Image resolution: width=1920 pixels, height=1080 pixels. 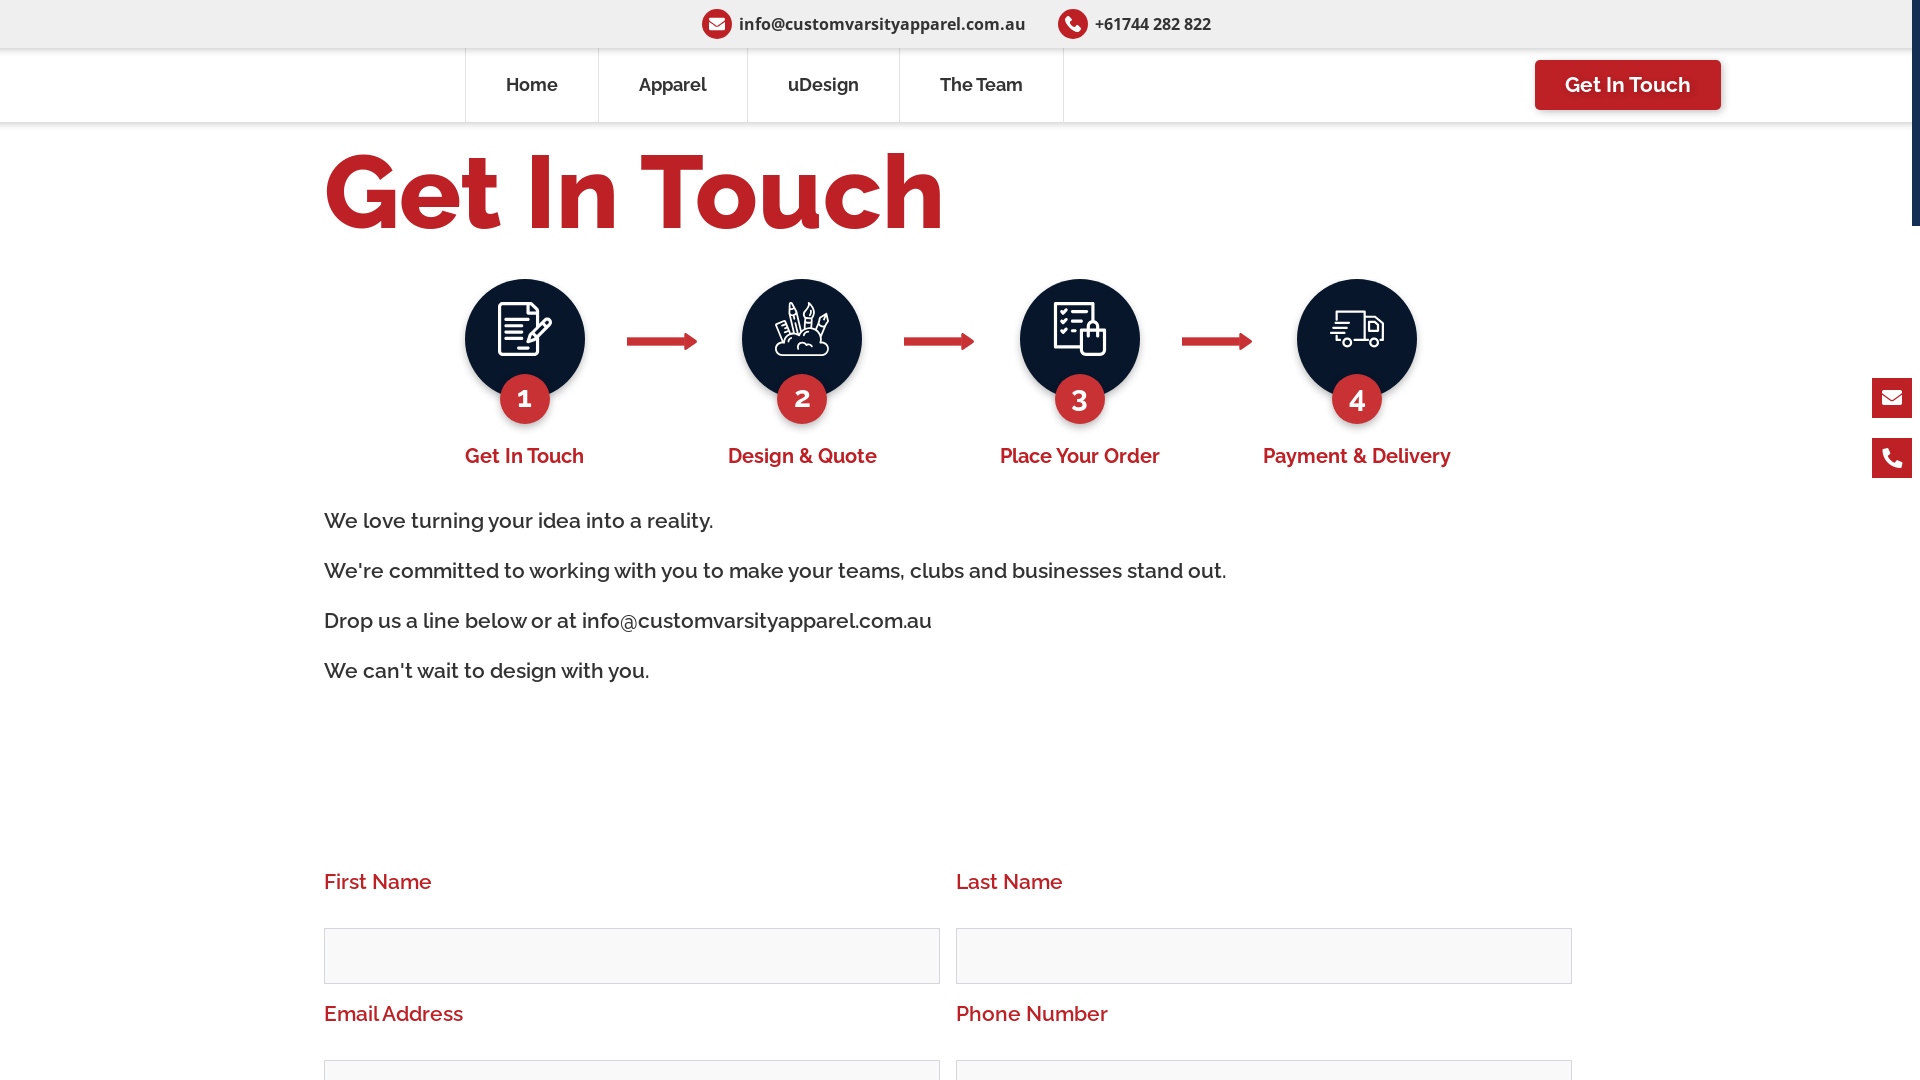 I want to click on 'Home', so click(x=532, y=83).